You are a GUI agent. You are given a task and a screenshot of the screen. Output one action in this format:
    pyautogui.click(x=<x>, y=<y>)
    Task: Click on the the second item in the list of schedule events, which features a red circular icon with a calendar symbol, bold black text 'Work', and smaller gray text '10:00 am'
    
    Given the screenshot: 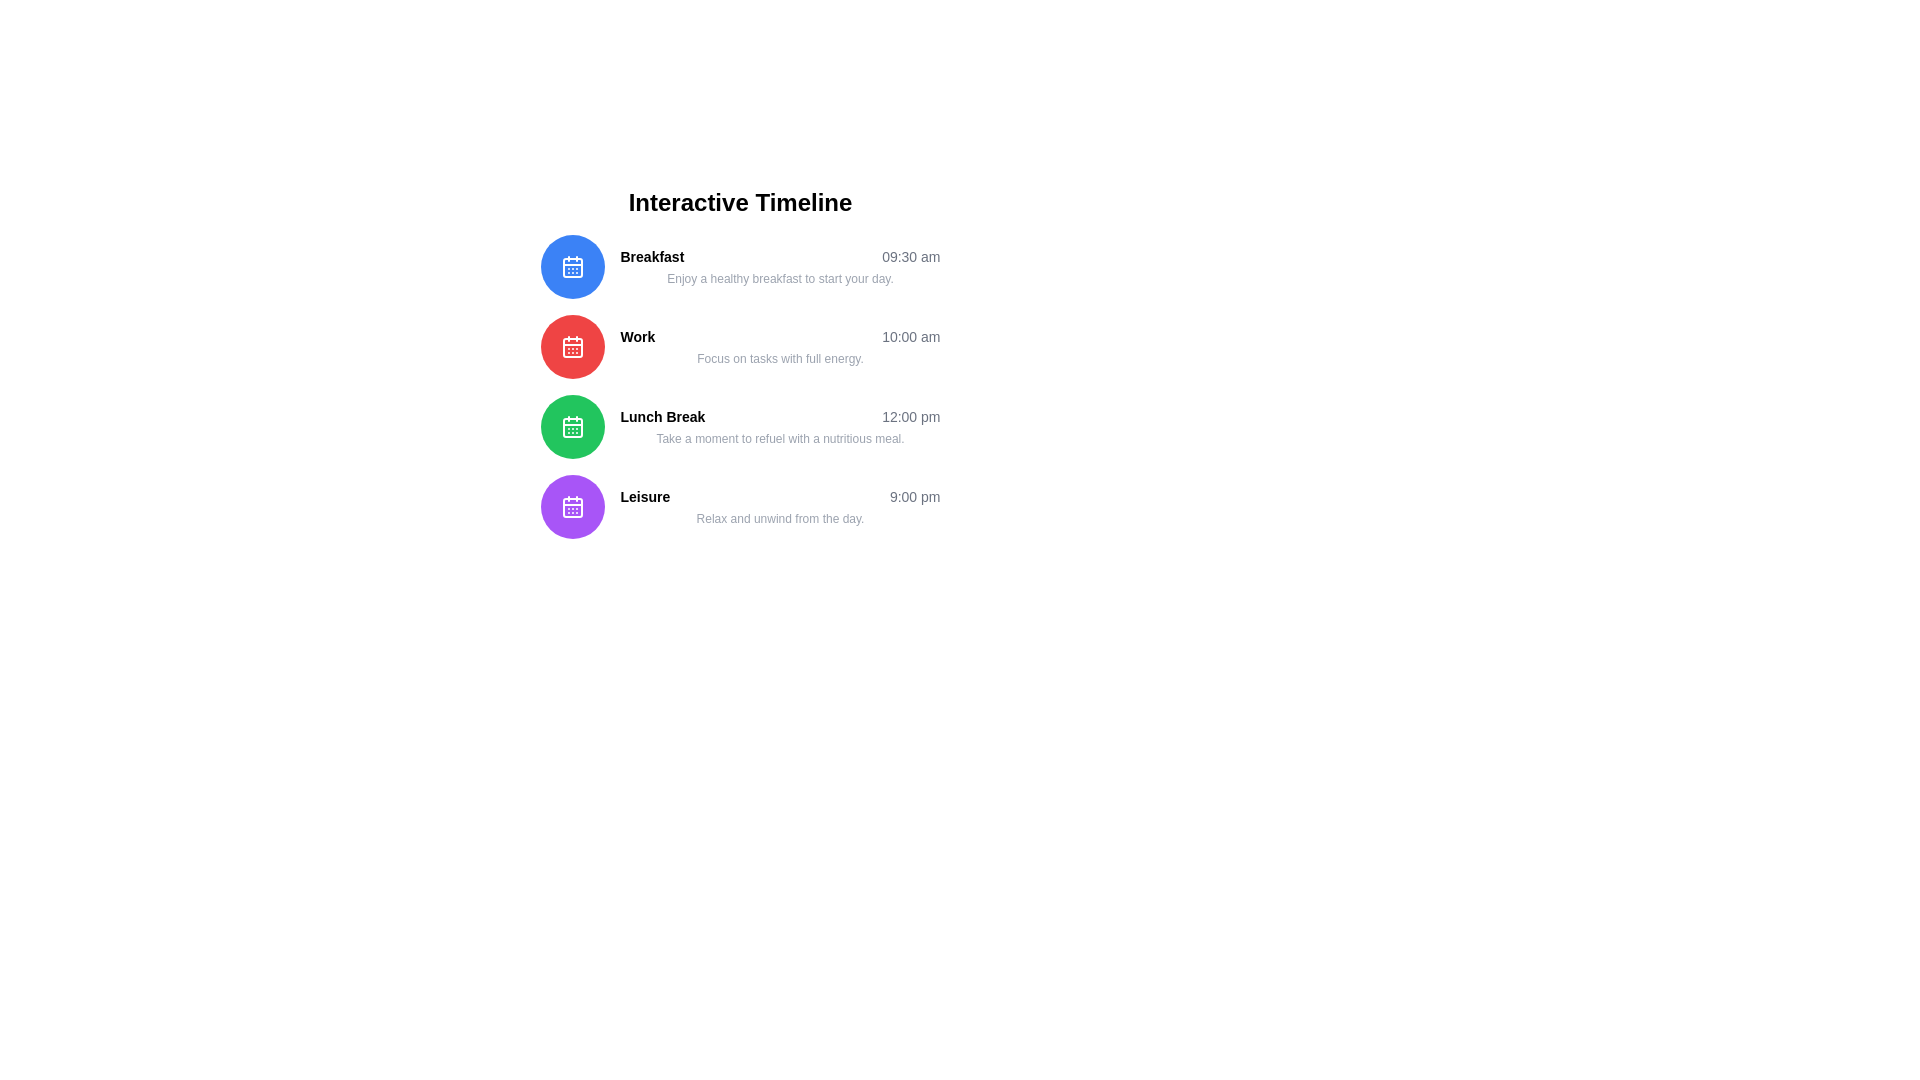 What is the action you would take?
    pyautogui.click(x=739, y=346)
    